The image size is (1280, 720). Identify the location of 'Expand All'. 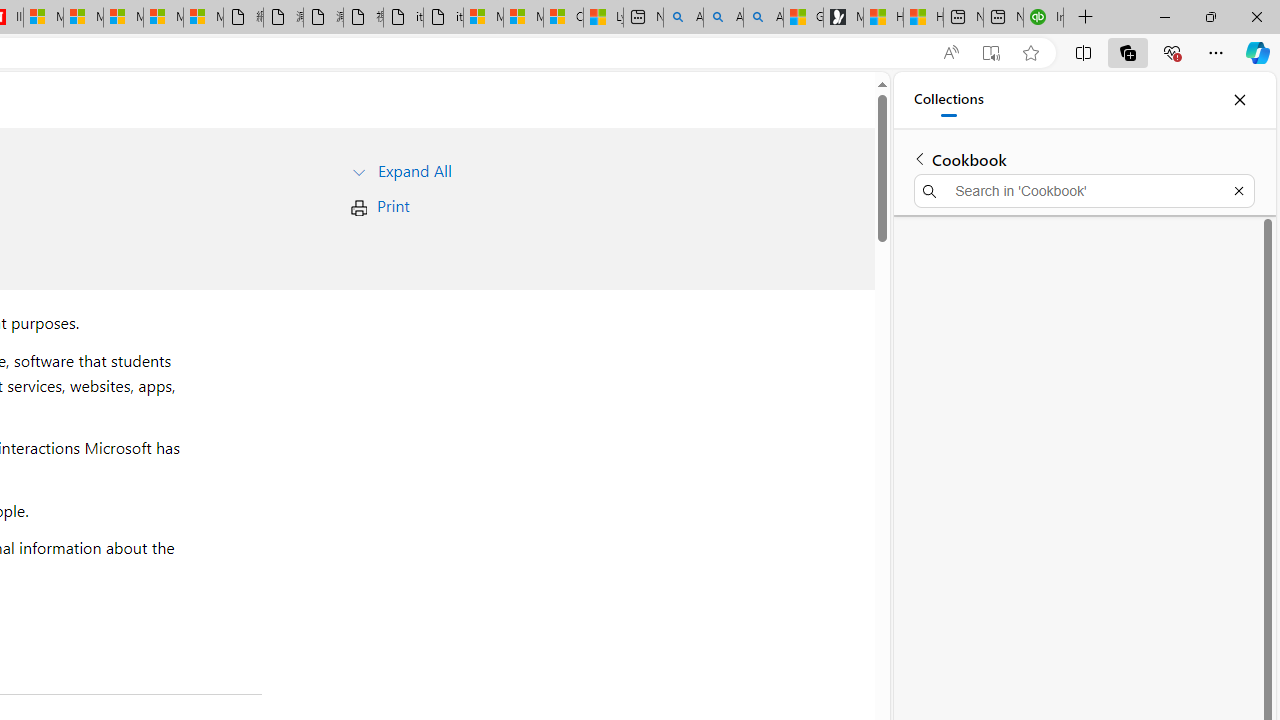
(413, 169).